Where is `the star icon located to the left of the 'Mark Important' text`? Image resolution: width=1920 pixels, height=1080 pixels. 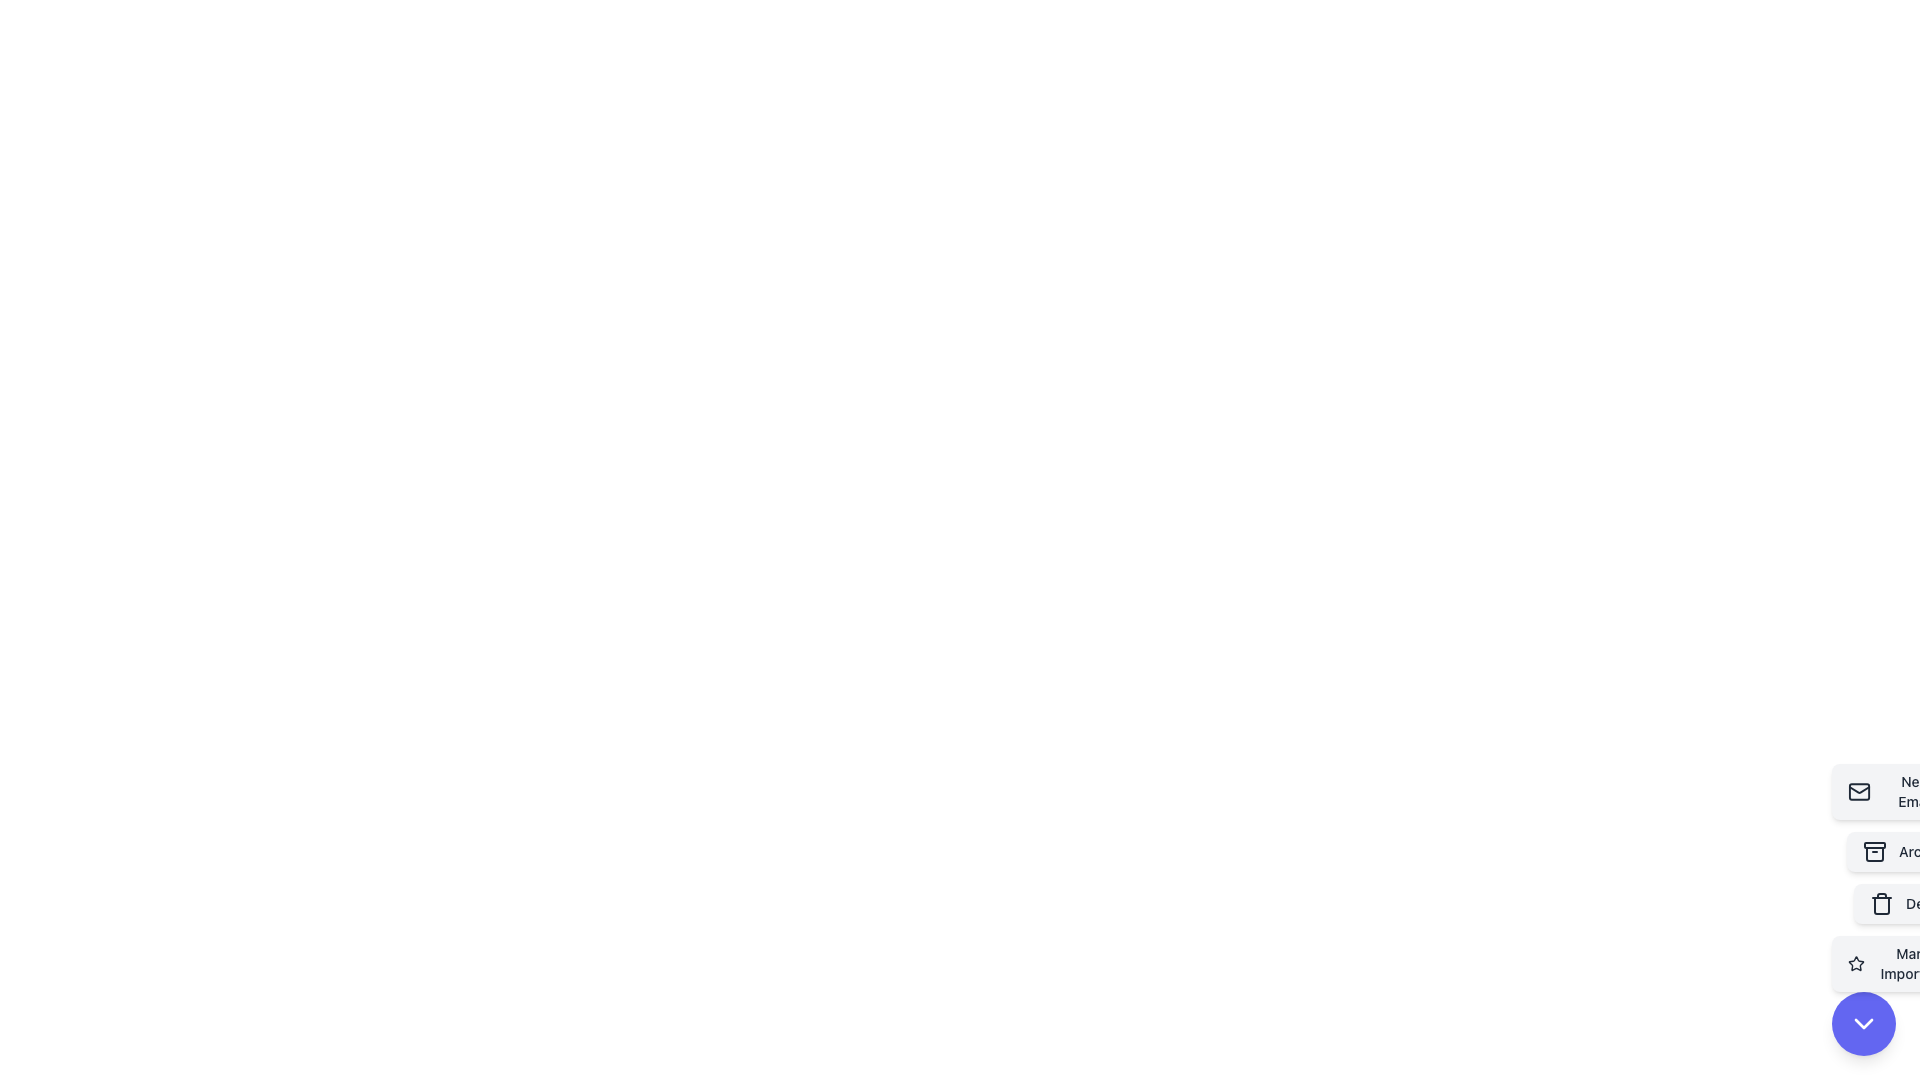 the star icon located to the left of the 'Mark Important' text is located at coordinates (1855, 963).